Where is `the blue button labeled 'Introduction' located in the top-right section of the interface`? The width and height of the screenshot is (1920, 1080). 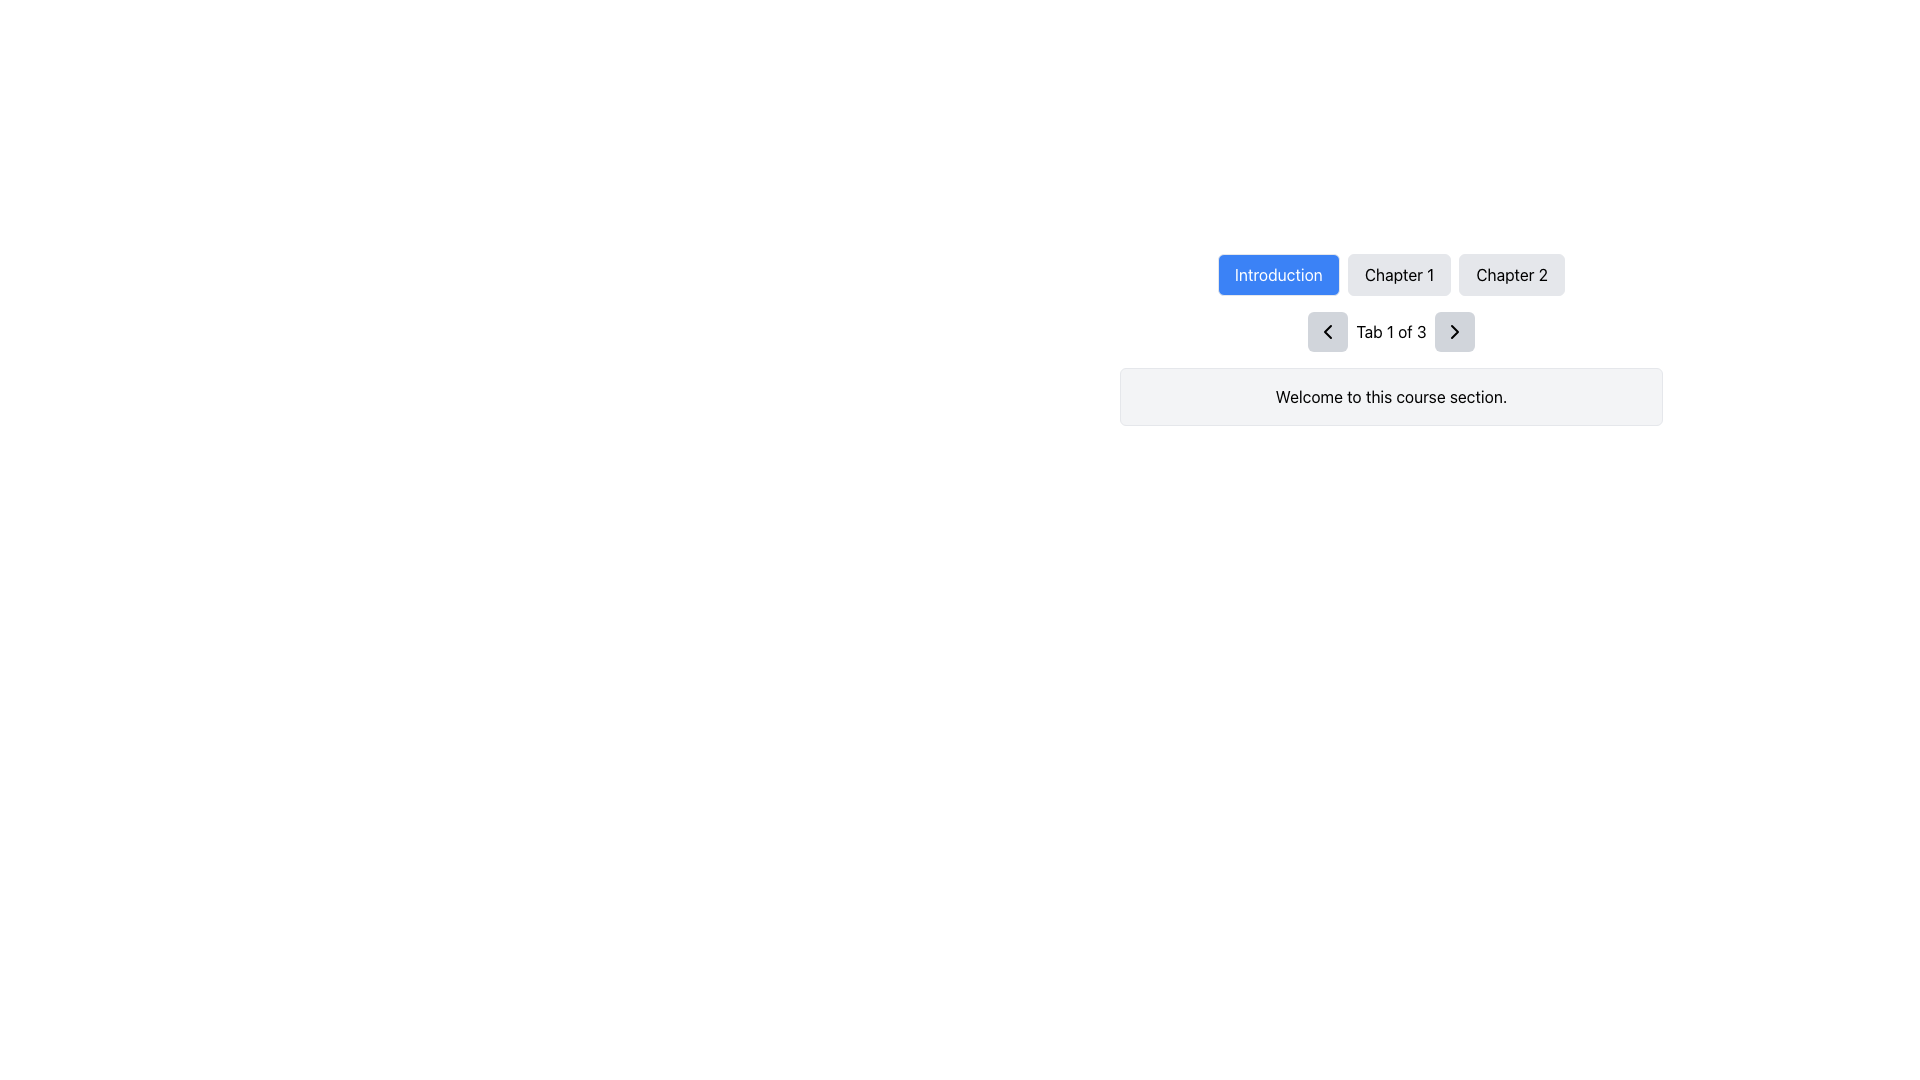 the blue button labeled 'Introduction' located in the top-right section of the interface is located at coordinates (1277, 274).